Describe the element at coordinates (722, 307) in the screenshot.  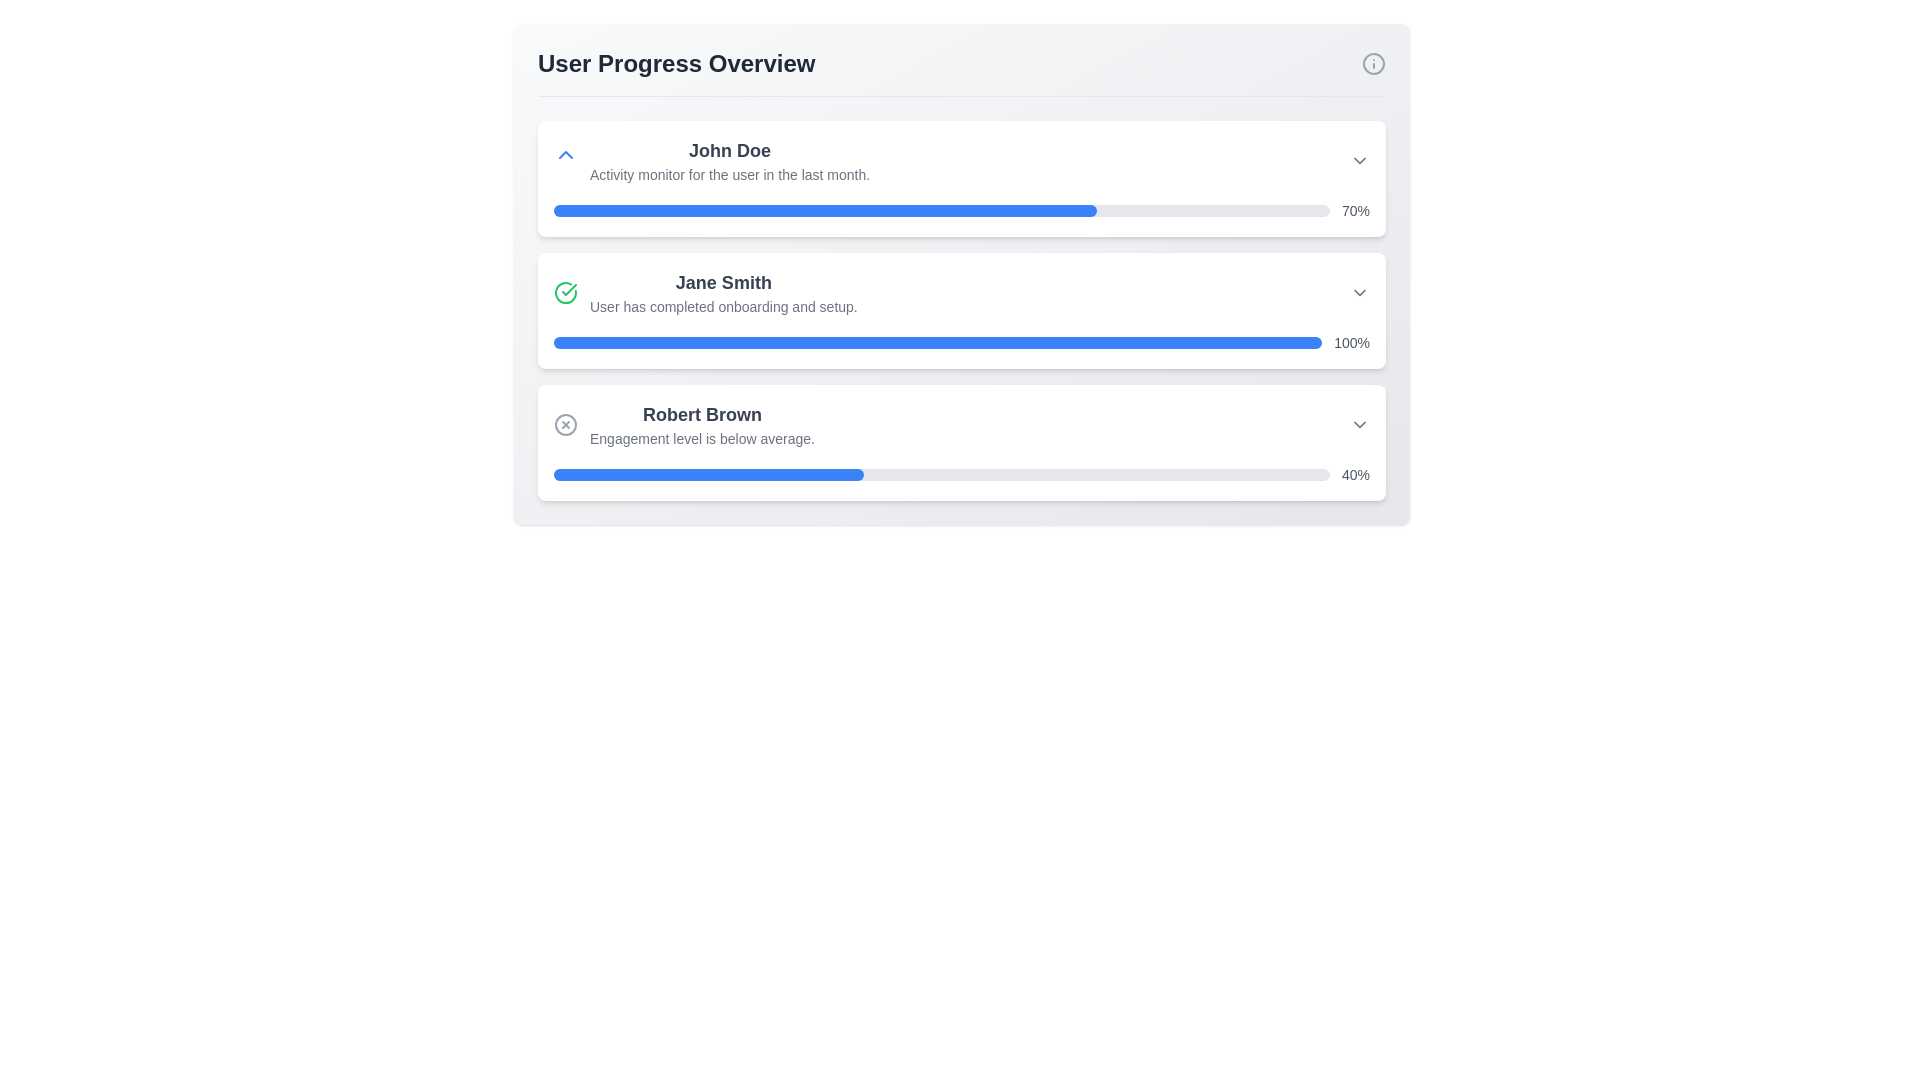
I see `the text label element that conveys the message 'User has completed onboarding and setup.', which is styled in a smaller gray font and is located directly below the name 'Jane Smith'` at that location.